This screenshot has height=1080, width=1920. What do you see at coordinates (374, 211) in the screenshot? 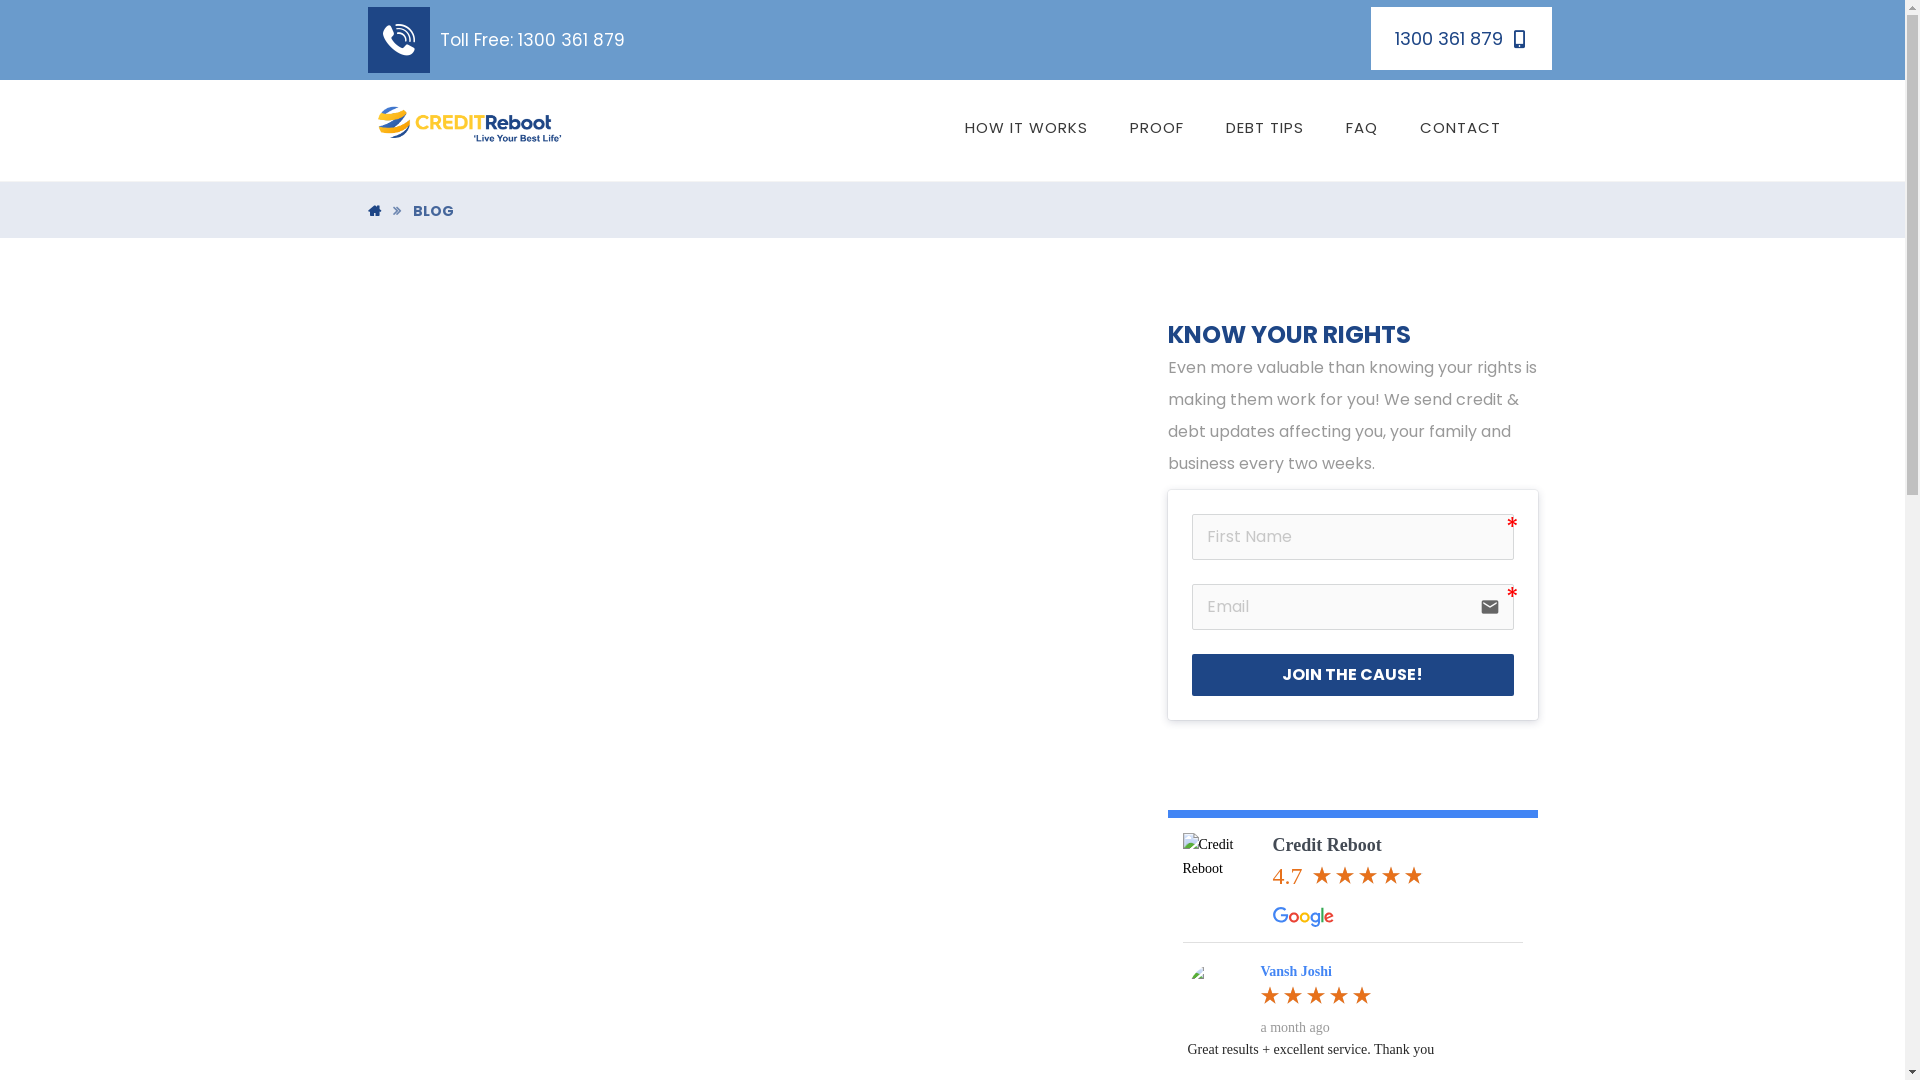
I see `'Home page'` at bounding box center [374, 211].